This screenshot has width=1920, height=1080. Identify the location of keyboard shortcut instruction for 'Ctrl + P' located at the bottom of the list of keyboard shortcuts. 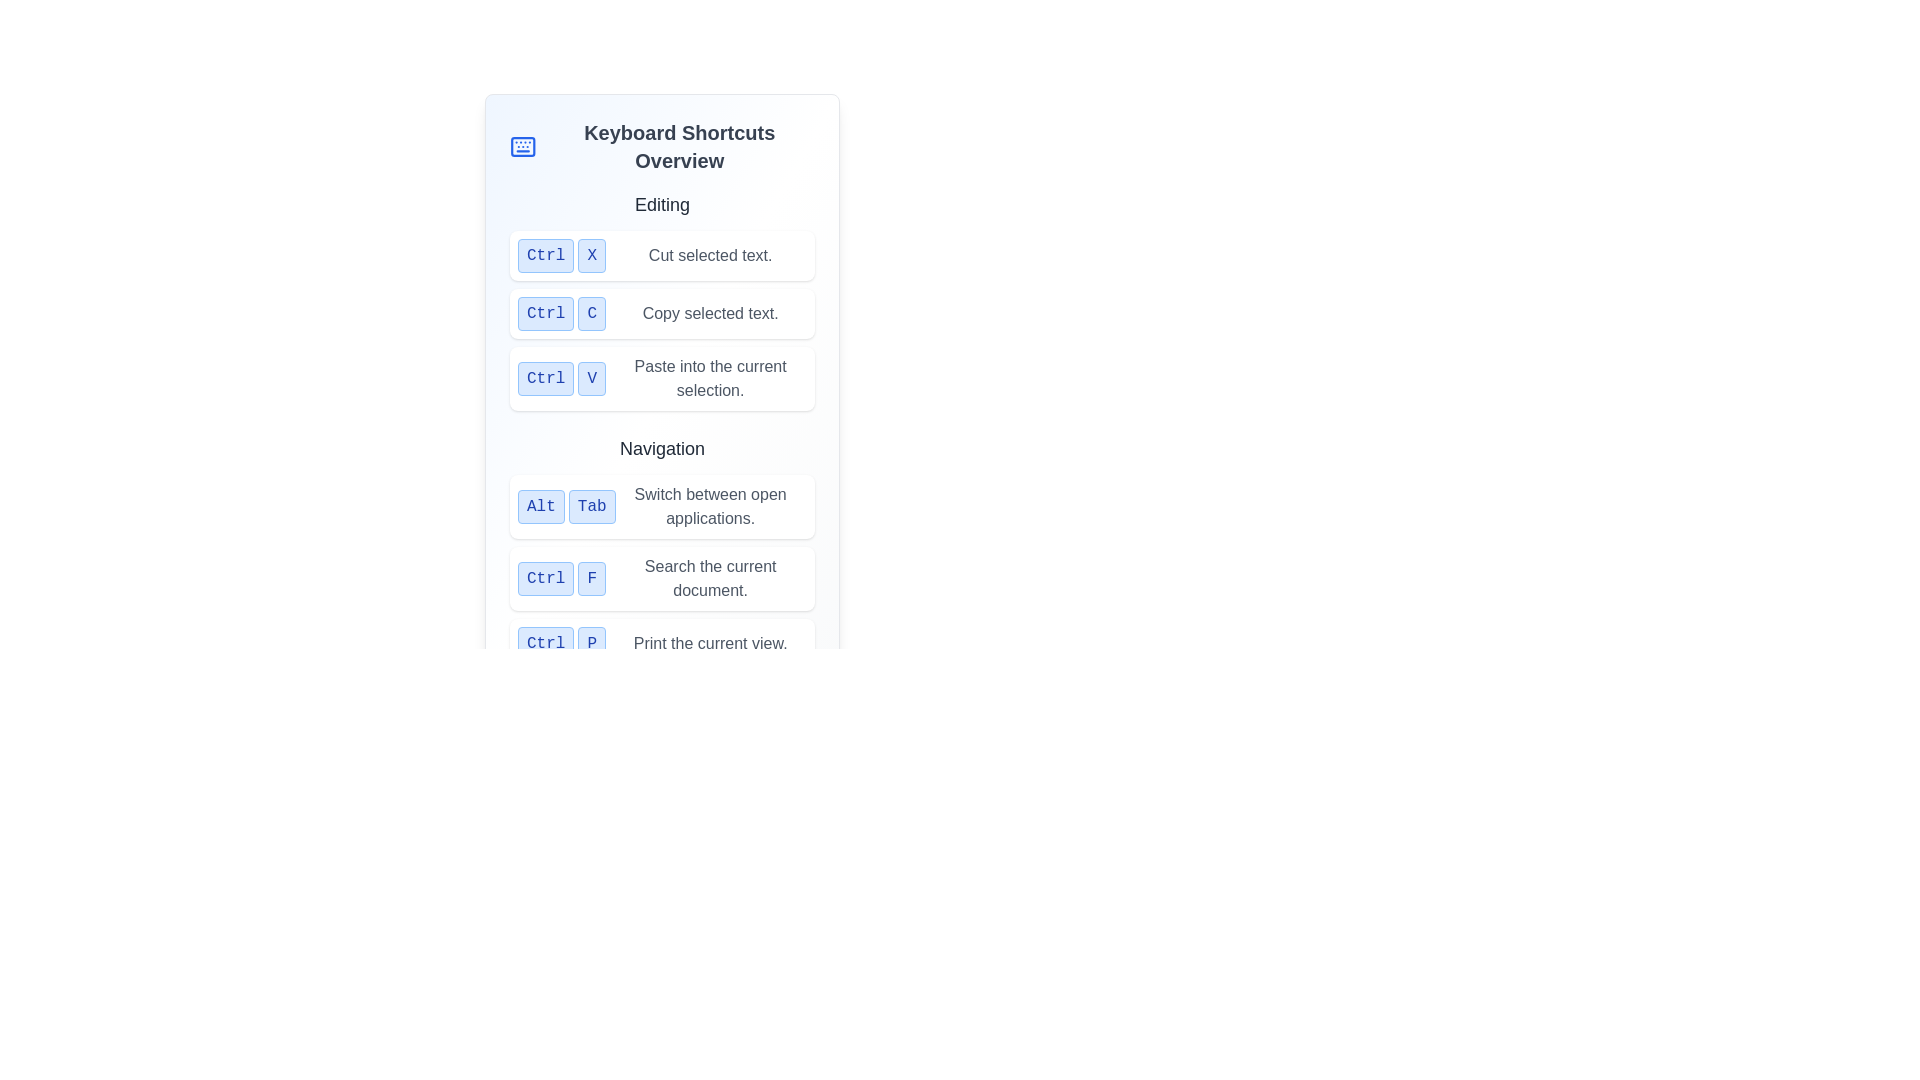
(662, 644).